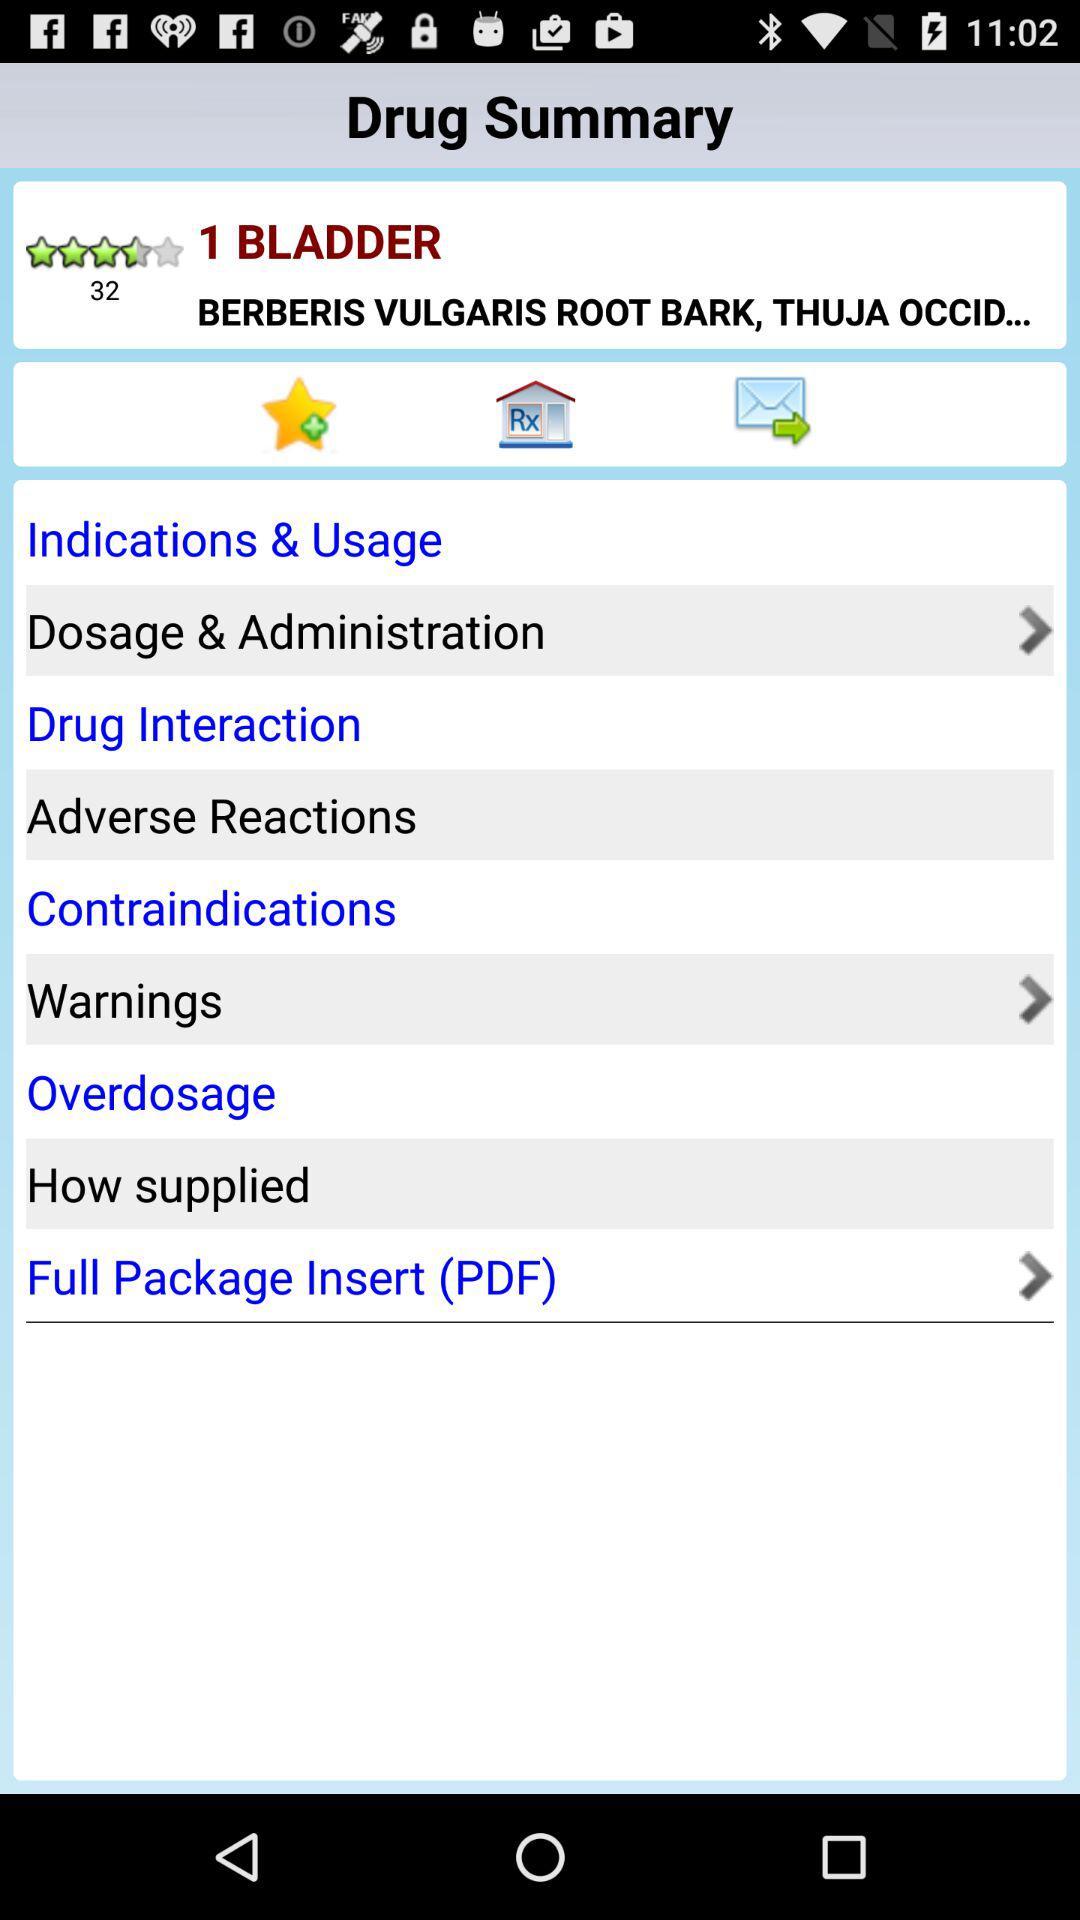 The width and height of the screenshot is (1080, 1920). What do you see at coordinates (532, 906) in the screenshot?
I see `the icon below the adverse reactions app` at bounding box center [532, 906].